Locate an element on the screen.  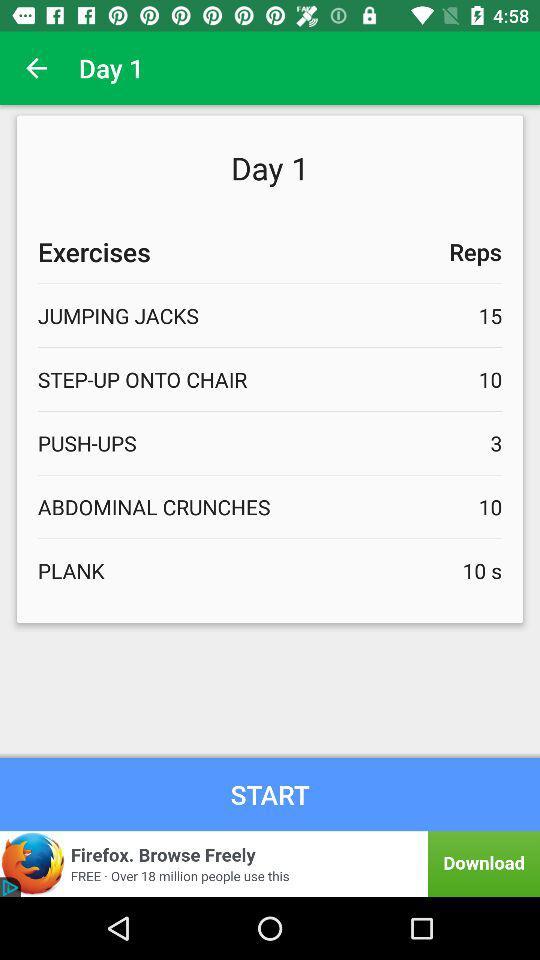
start is located at coordinates (270, 794).